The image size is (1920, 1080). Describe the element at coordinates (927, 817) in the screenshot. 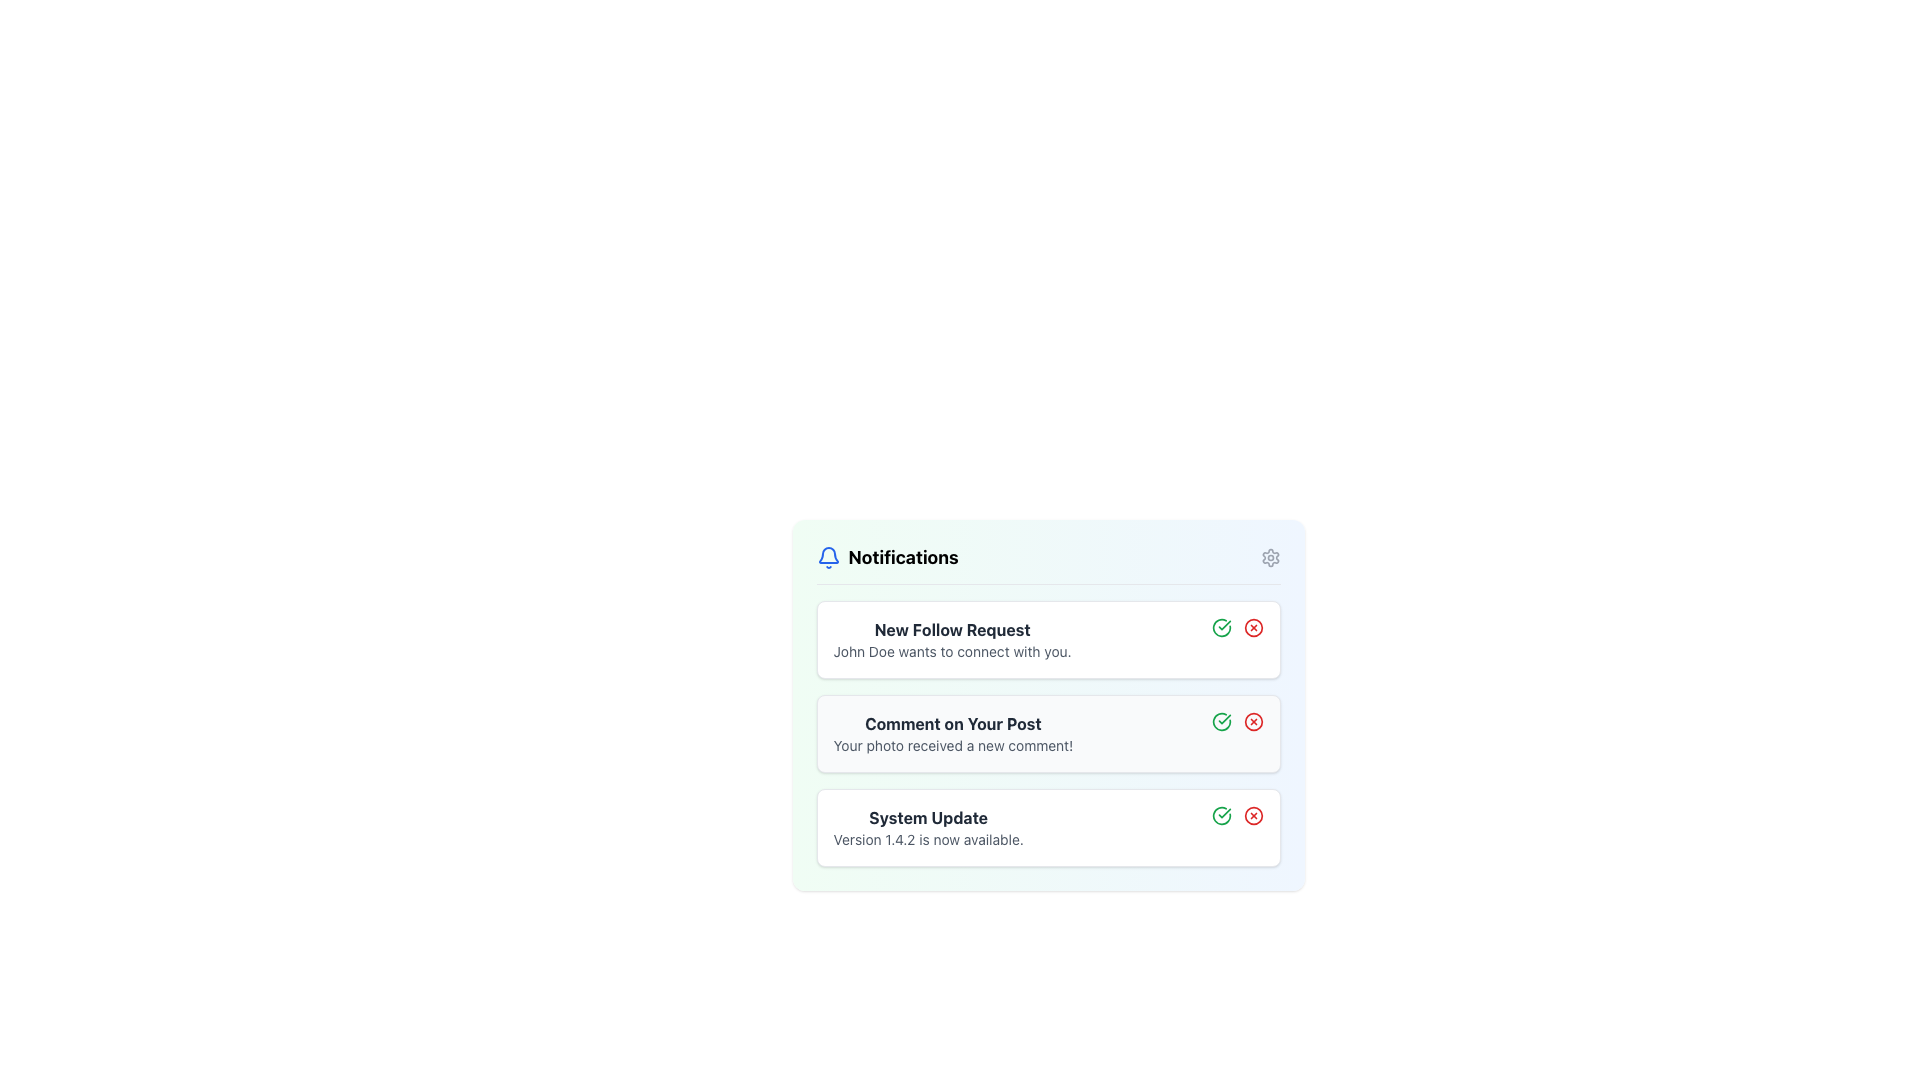

I see `the bold dark gray text label reading 'System Update', which is positioned at the top of a notification card` at that location.